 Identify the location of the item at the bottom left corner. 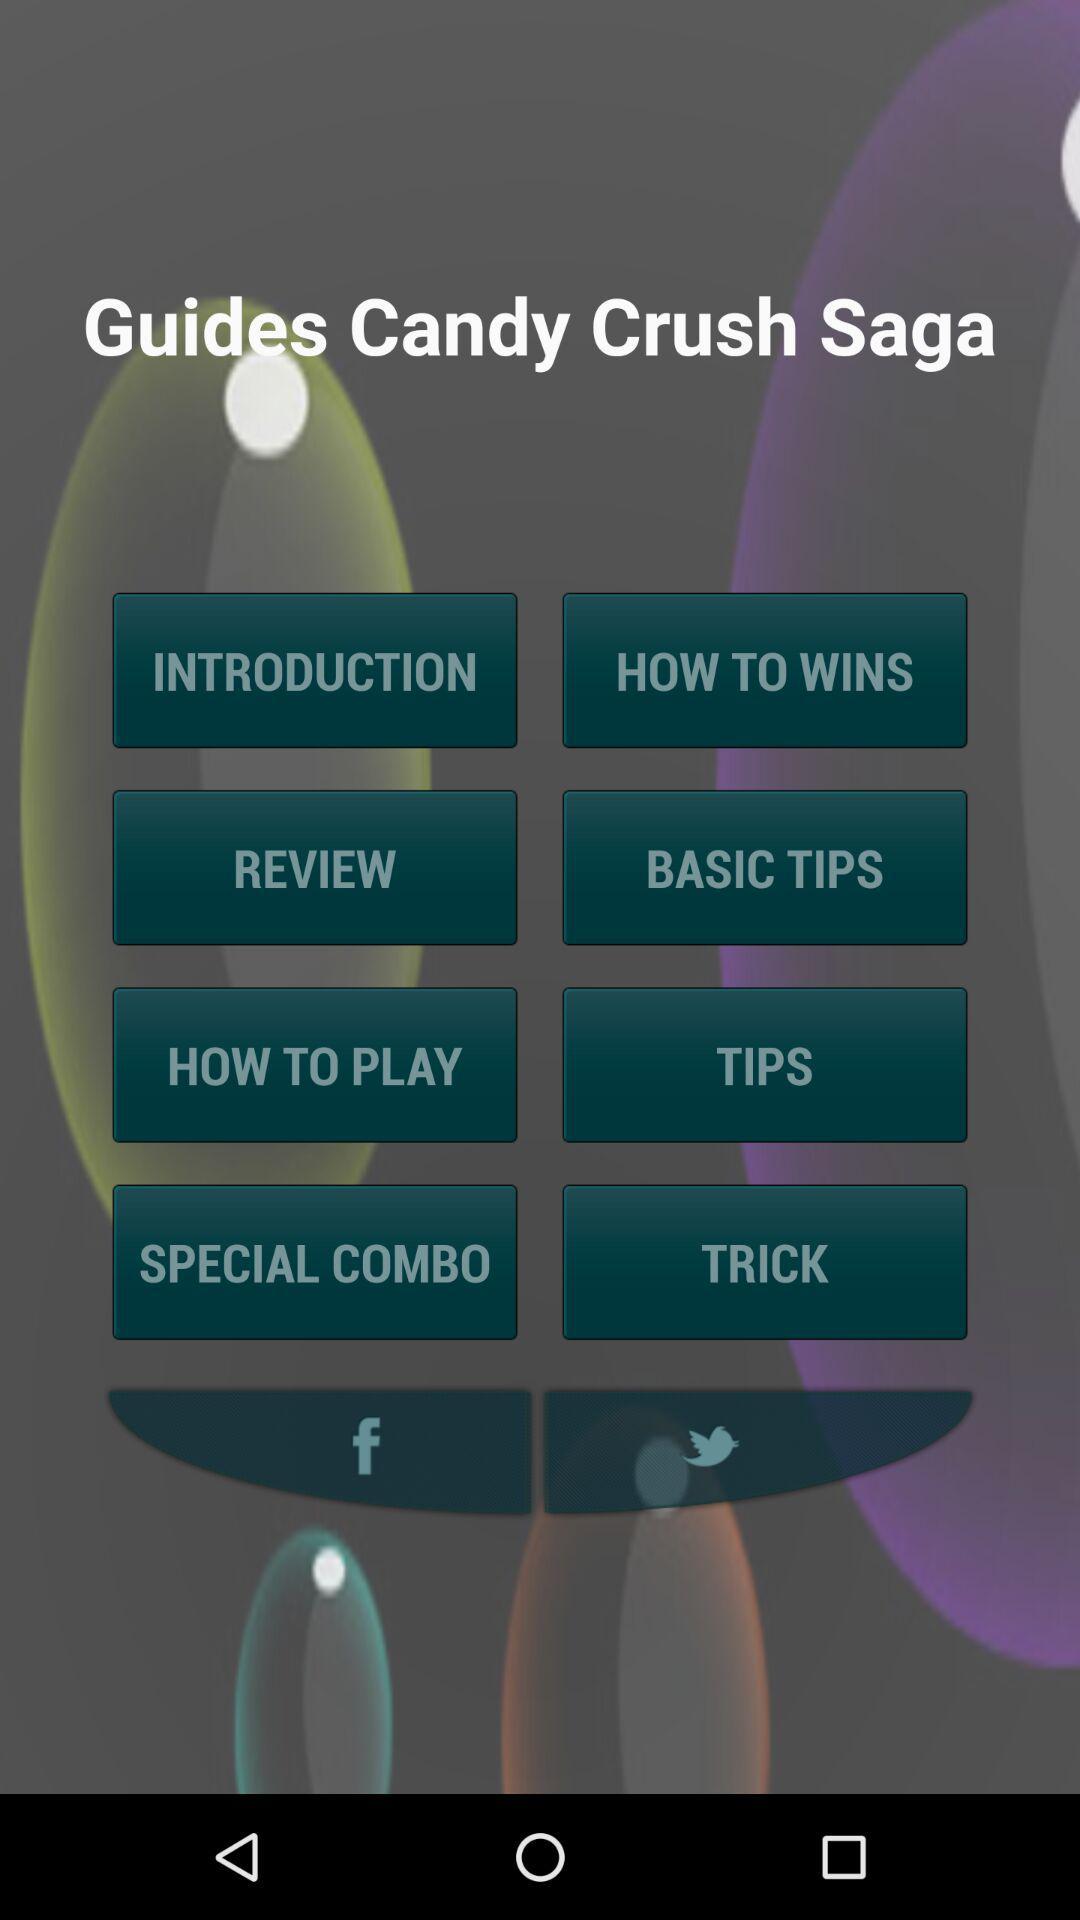
(314, 1452).